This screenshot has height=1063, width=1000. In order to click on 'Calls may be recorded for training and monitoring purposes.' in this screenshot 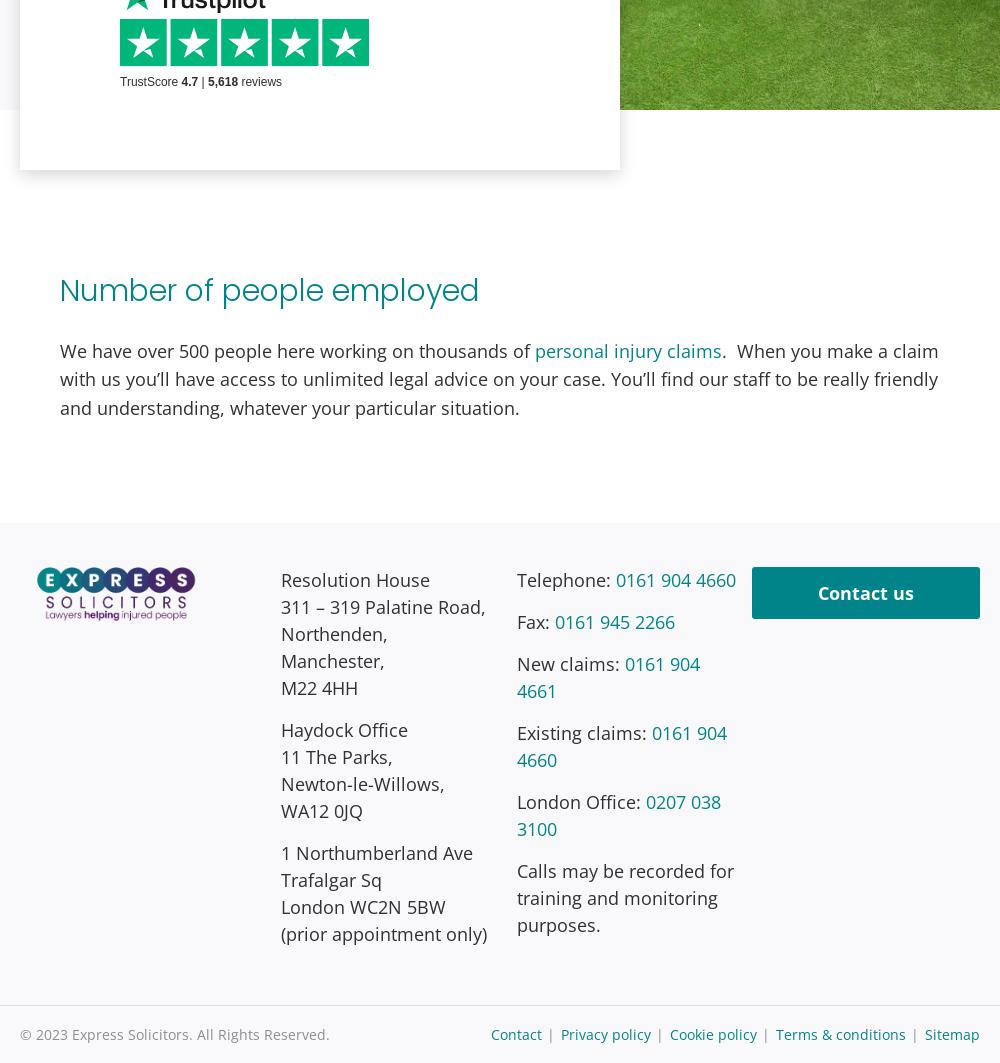, I will do `click(623, 895)`.